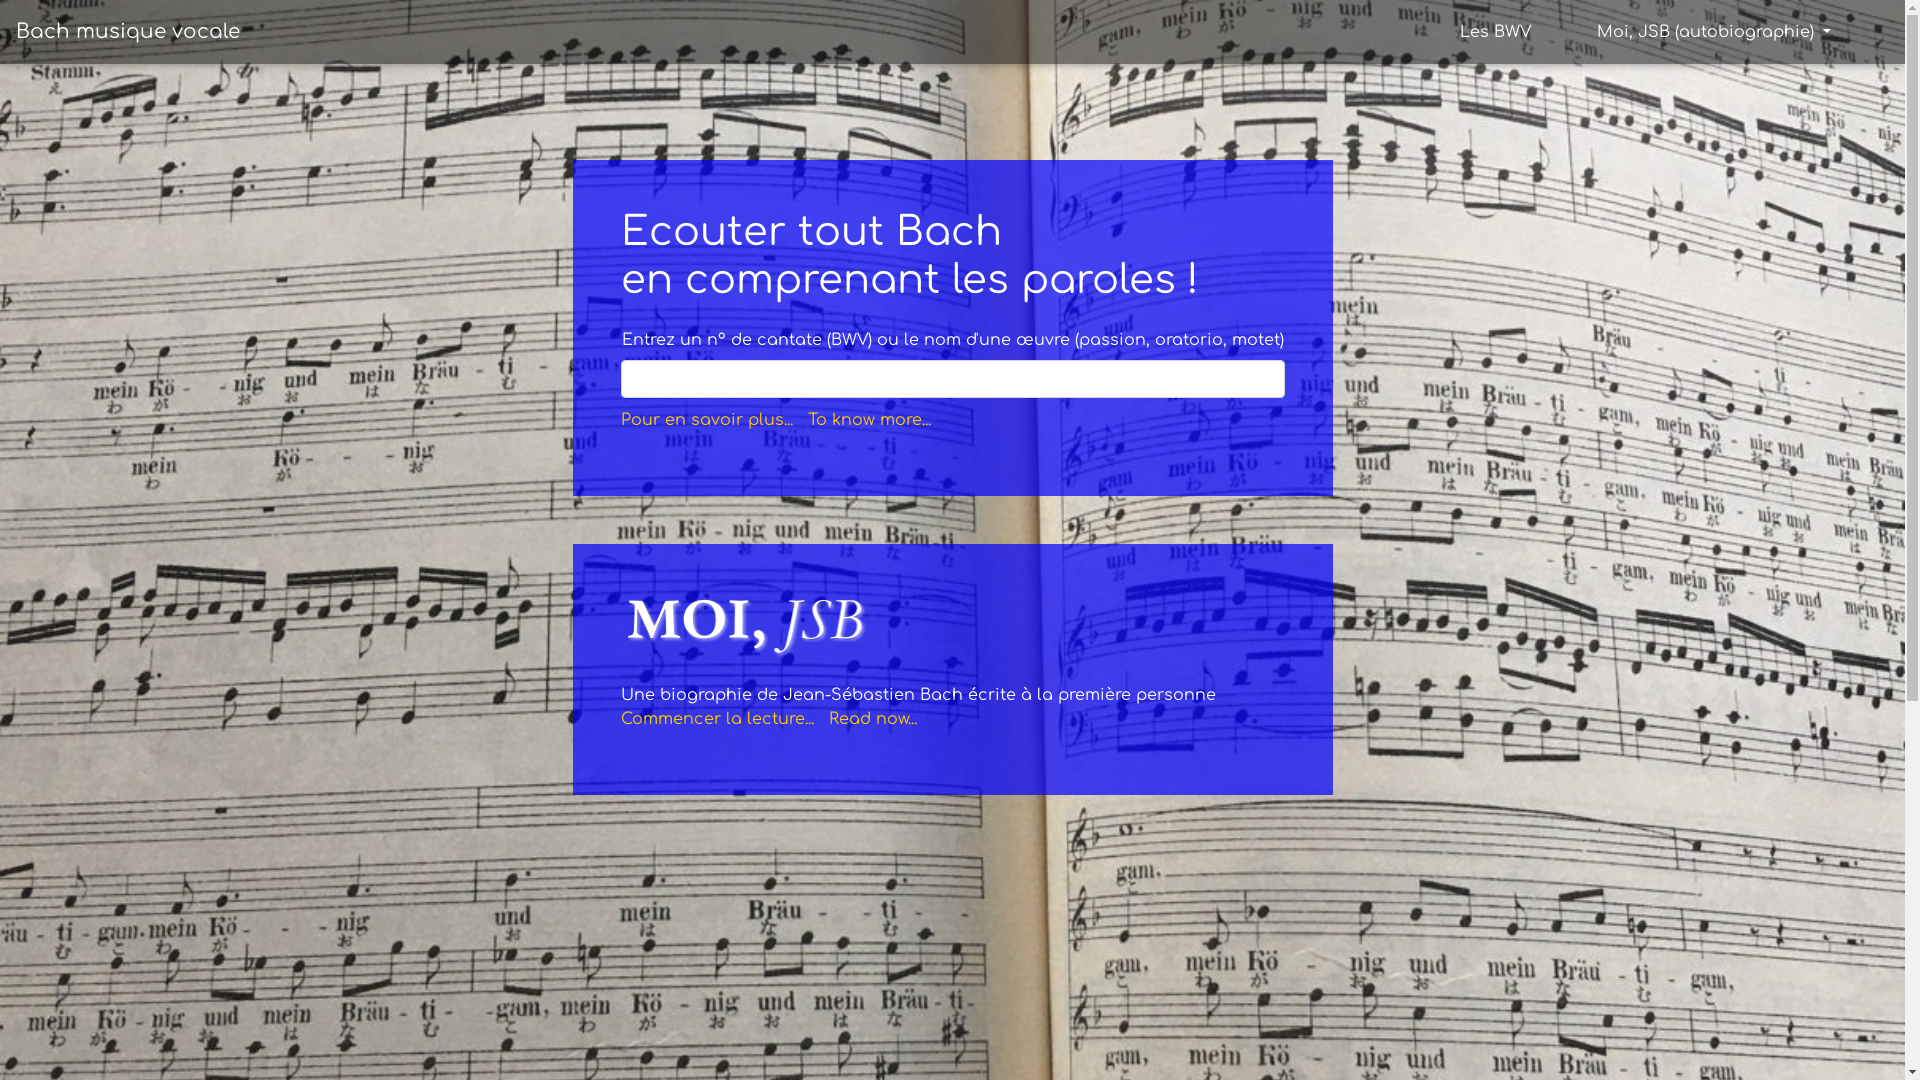 The image size is (1920, 1080). I want to click on 'Moi, JSB (autobiographie)', so click(1712, 31).